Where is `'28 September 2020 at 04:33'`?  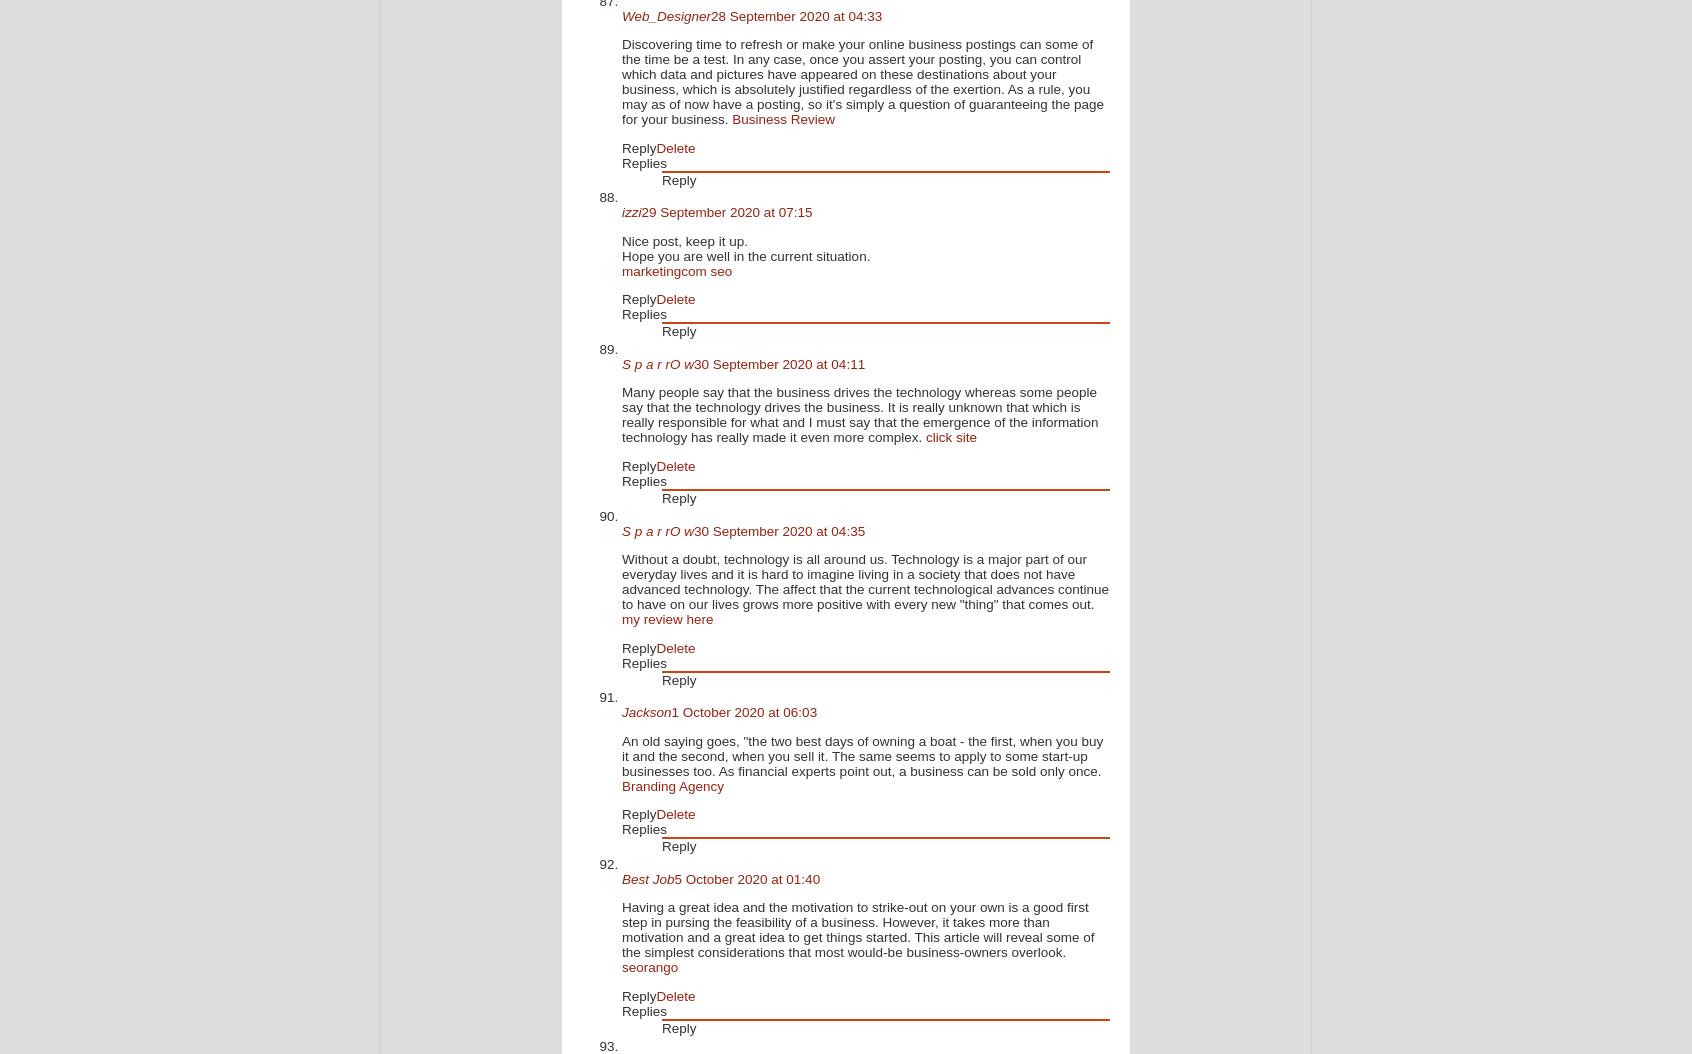
'28 September 2020 at 04:33' is located at coordinates (709, 15).